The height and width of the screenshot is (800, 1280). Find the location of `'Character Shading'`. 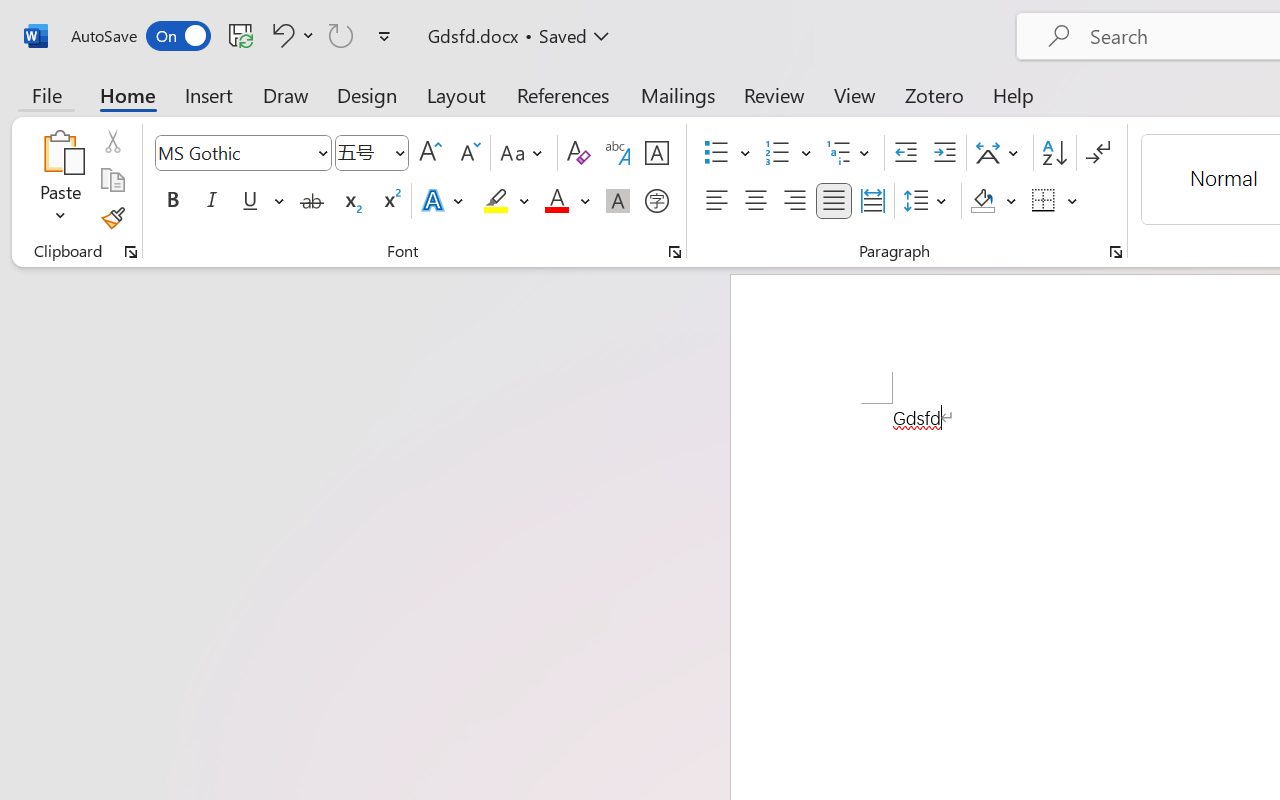

'Character Shading' is located at coordinates (617, 201).